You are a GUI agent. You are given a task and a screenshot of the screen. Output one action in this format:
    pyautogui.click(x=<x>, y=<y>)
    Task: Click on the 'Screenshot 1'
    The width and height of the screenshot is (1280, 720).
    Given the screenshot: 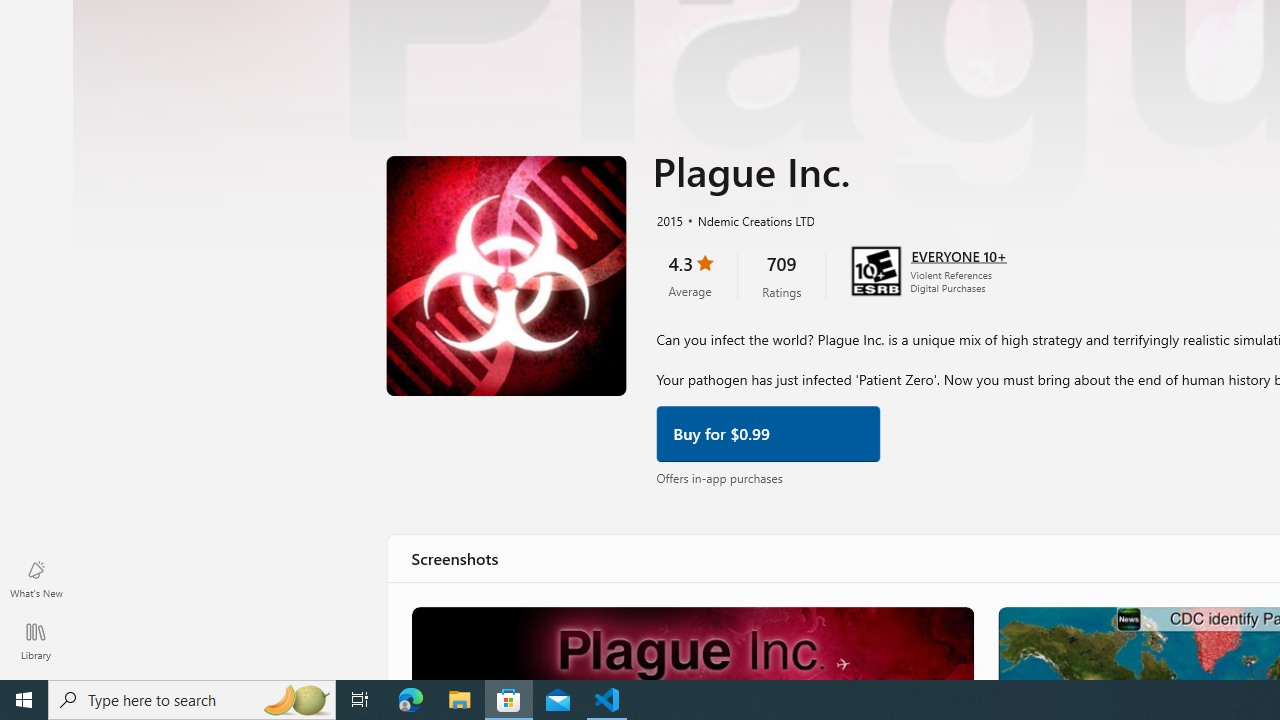 What is the action you would take?
    pyautogui.click(x=691, y=642)
    